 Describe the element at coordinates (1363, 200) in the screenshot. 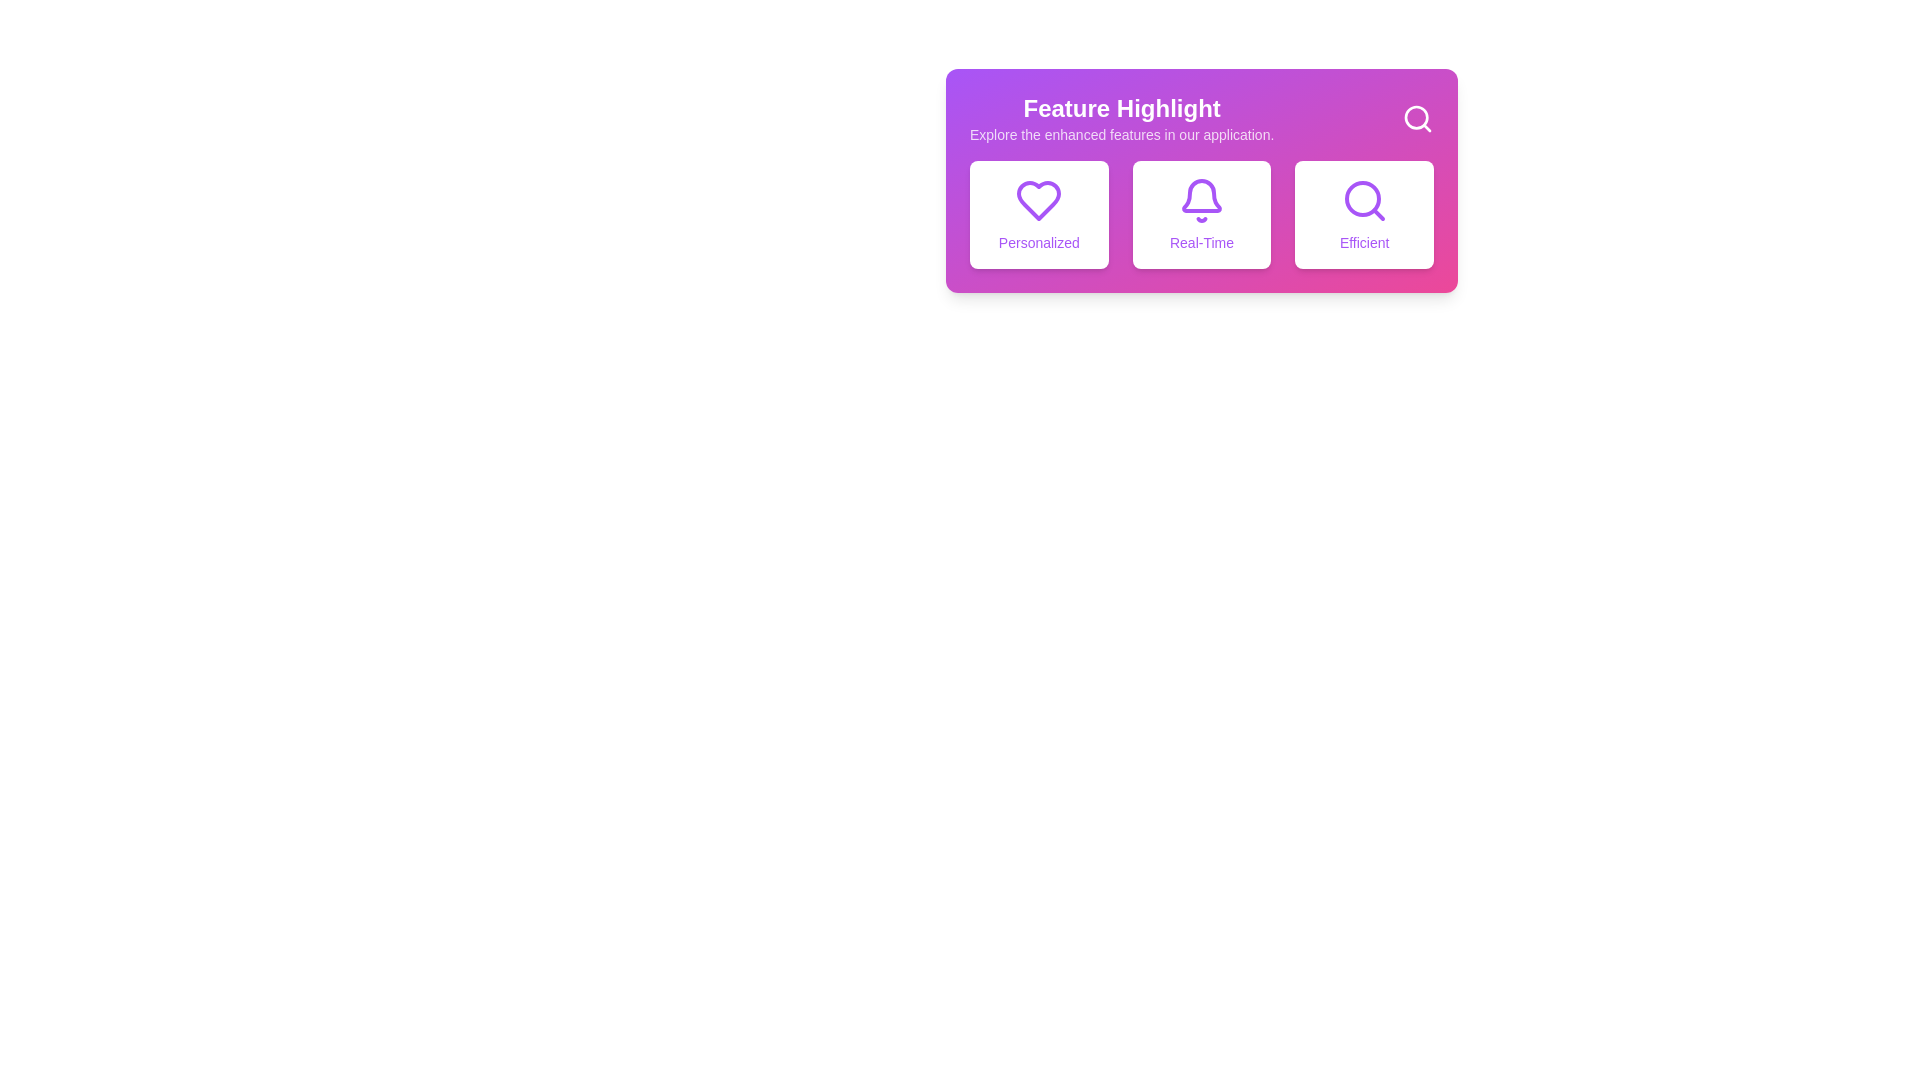

I see `the magnifying glass icon located within the 'Efficient' card, which is the rightmost card under the 'Feature Highlight' title` at that location.